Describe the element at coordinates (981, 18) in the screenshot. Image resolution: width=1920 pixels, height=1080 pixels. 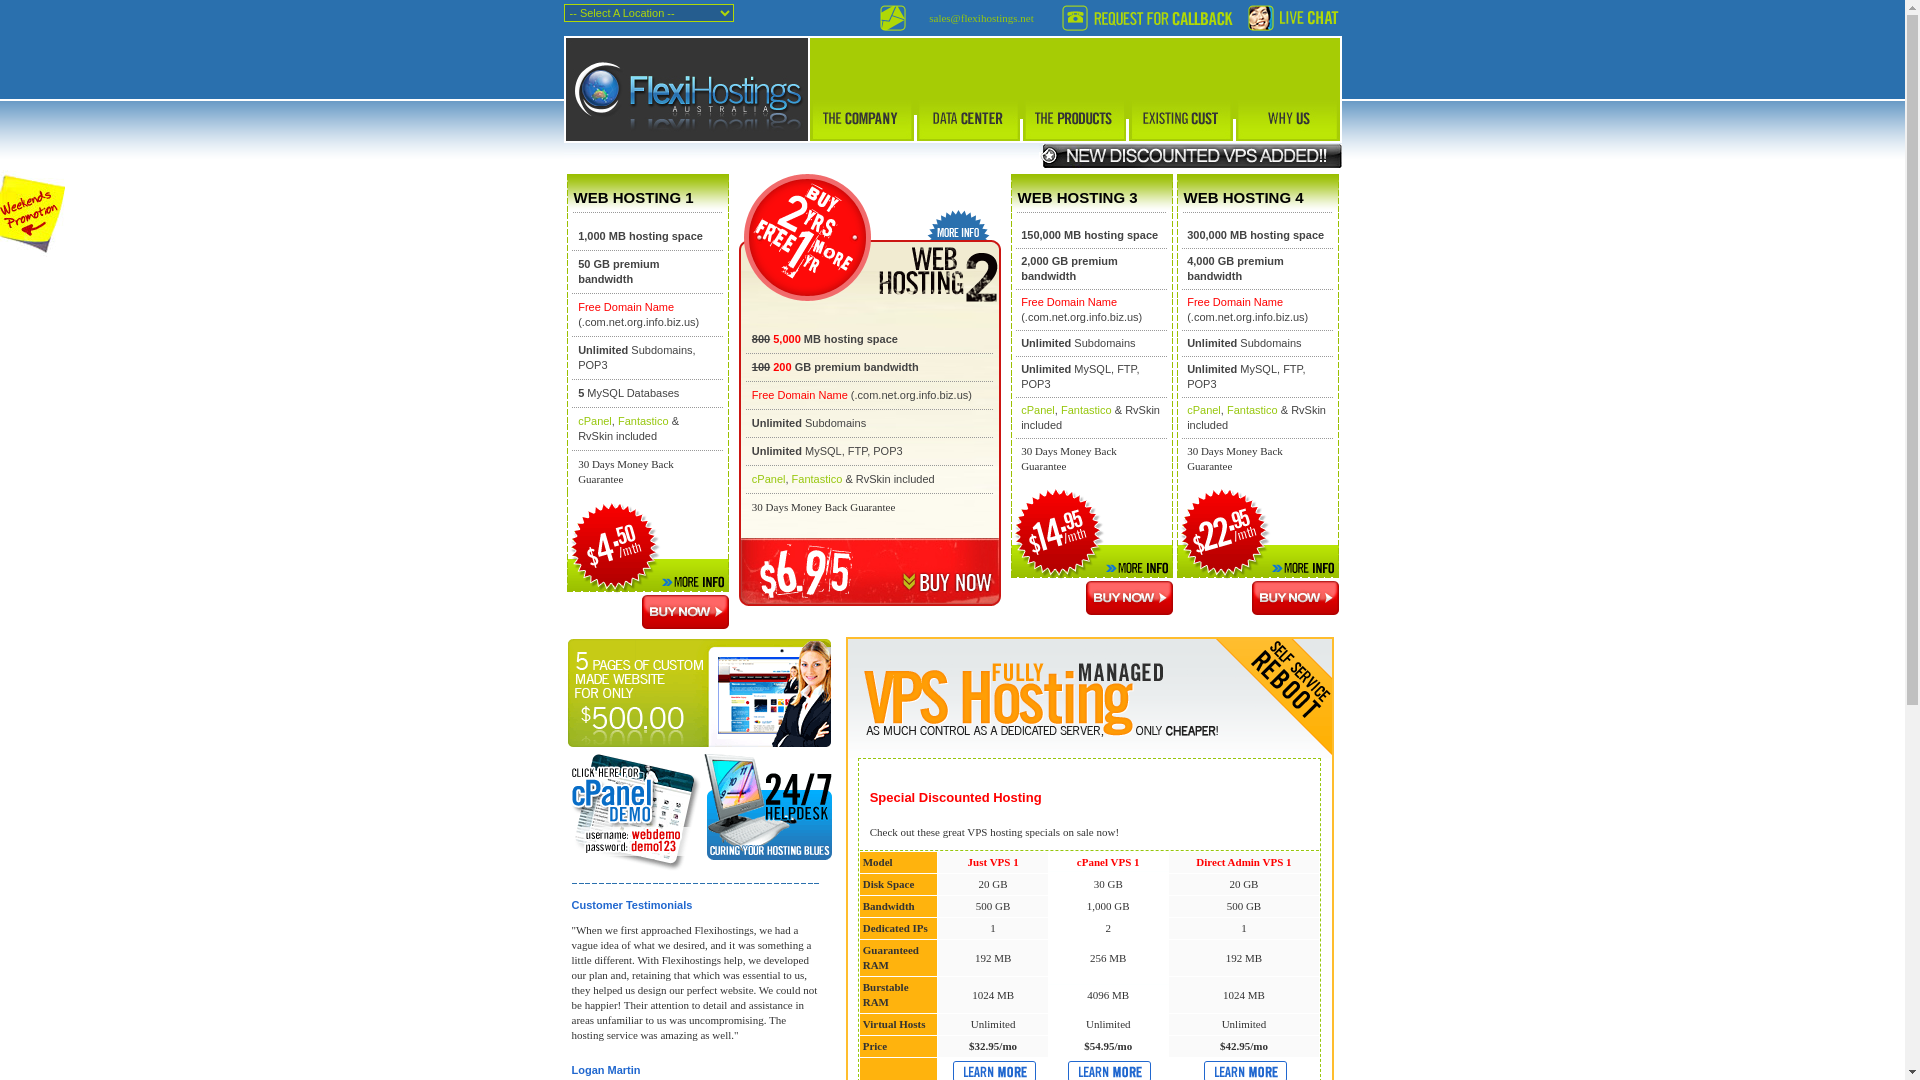
I see `'sales@flexihostings.net'` at that location.